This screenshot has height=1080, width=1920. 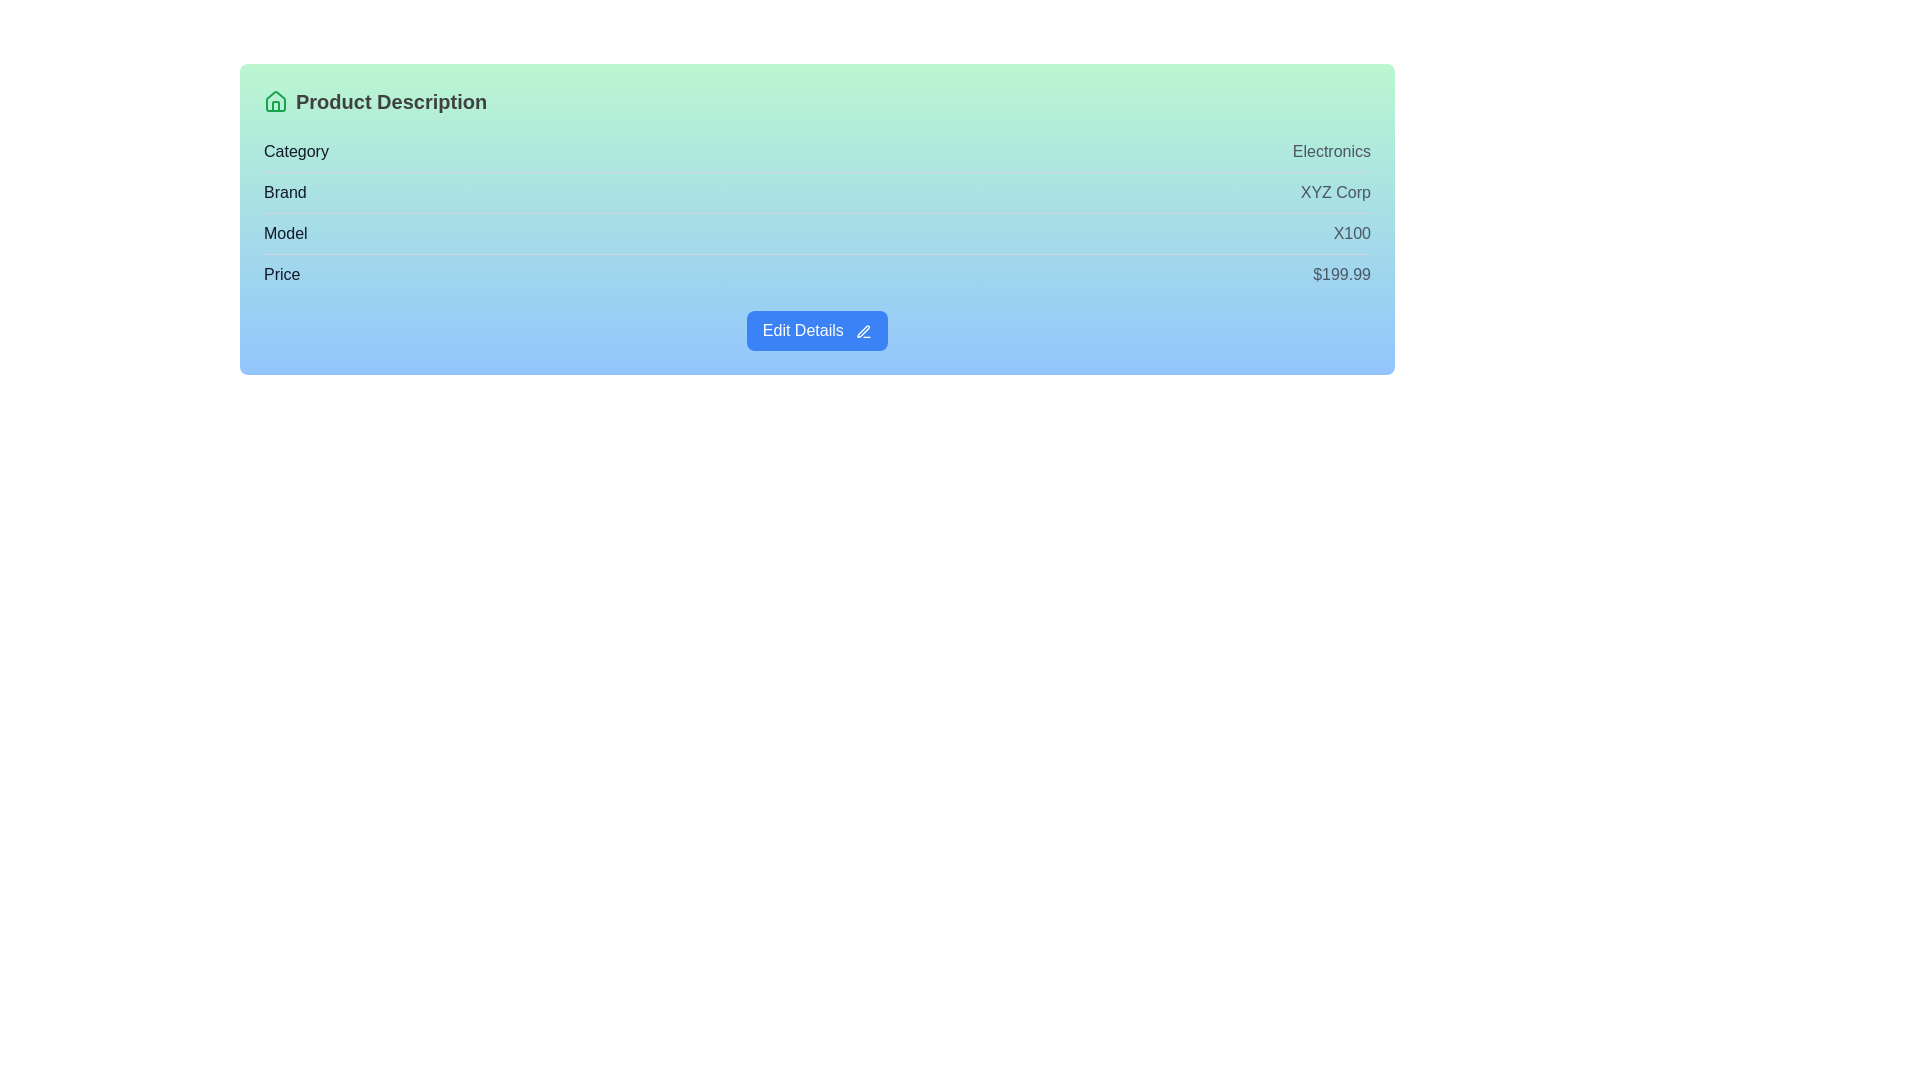 I want to click on the 'Edit Details' button located centrally at the bottom of the card element, beneath the 'Price' information, so click(x=817, y=330).